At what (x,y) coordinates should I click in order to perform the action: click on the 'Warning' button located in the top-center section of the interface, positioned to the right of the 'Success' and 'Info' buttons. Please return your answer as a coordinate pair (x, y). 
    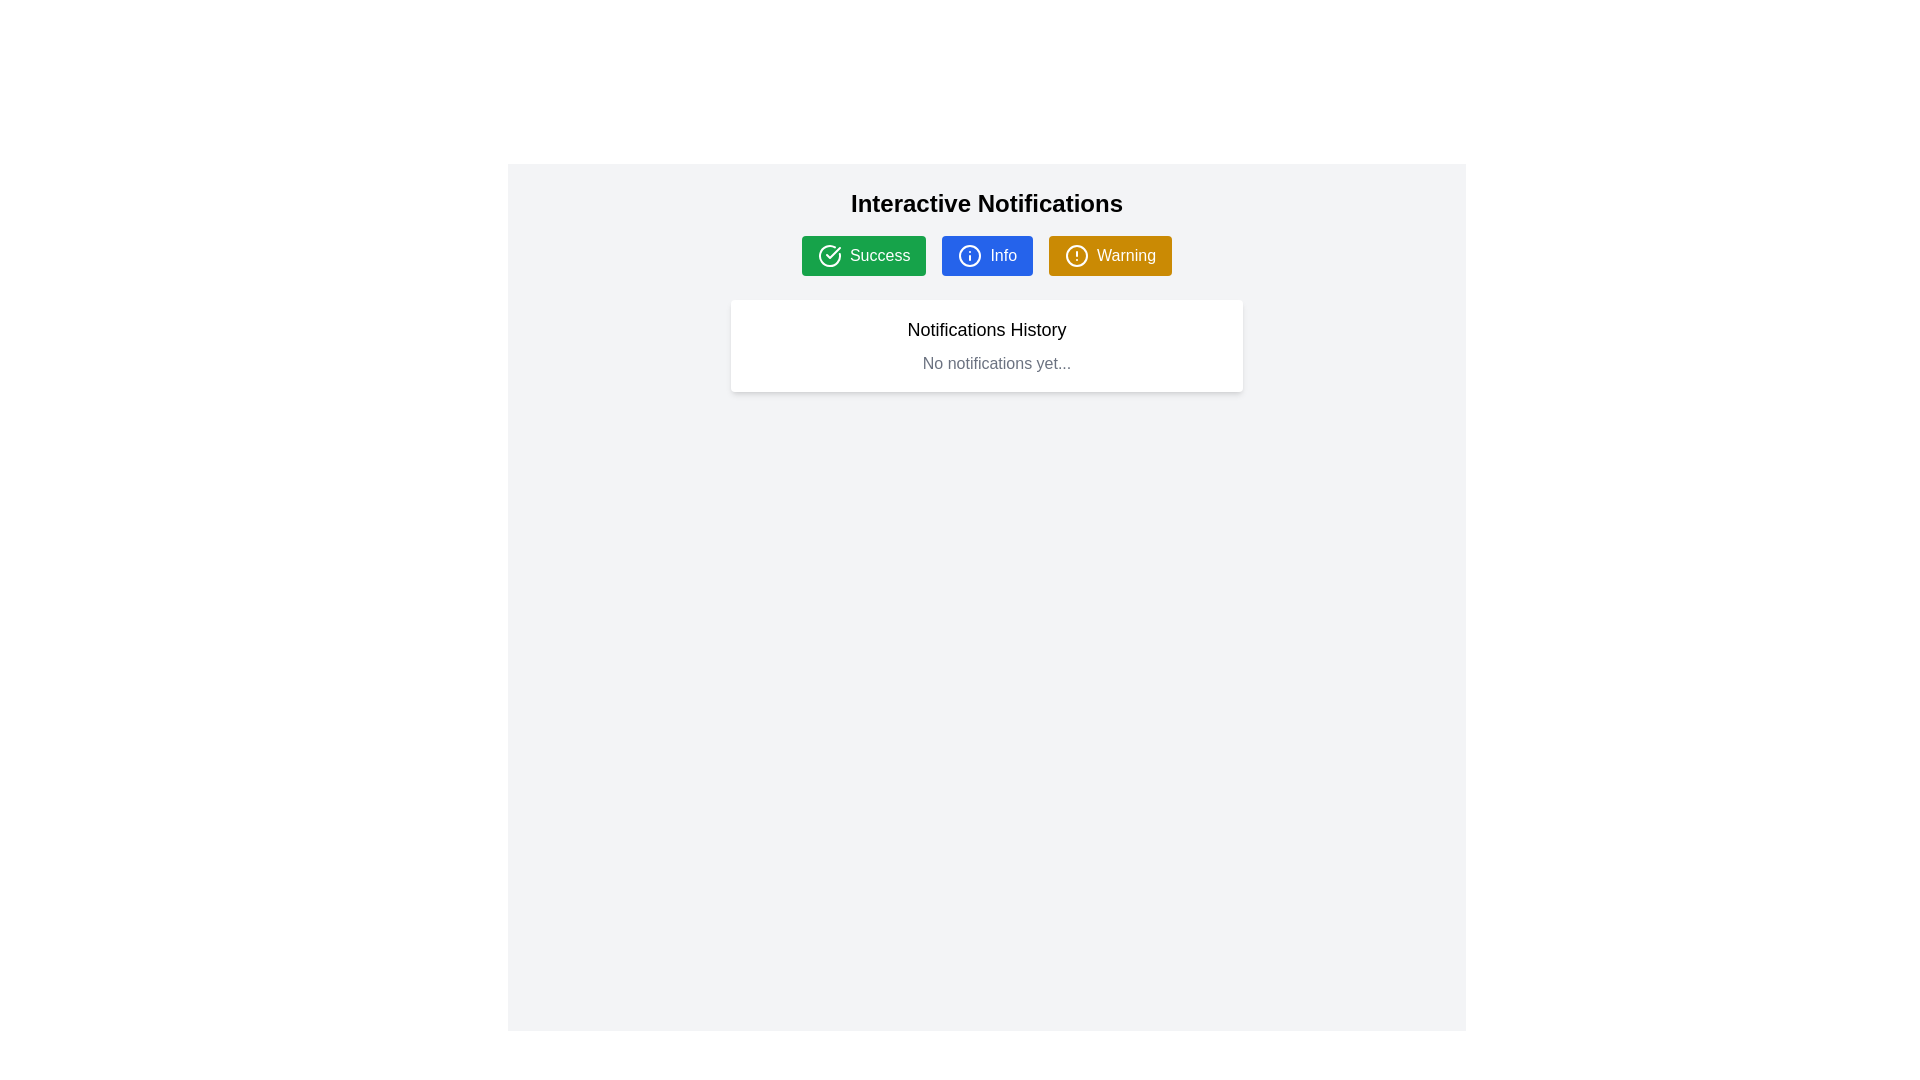
    Looking at the image, I should click on (1109, 254).